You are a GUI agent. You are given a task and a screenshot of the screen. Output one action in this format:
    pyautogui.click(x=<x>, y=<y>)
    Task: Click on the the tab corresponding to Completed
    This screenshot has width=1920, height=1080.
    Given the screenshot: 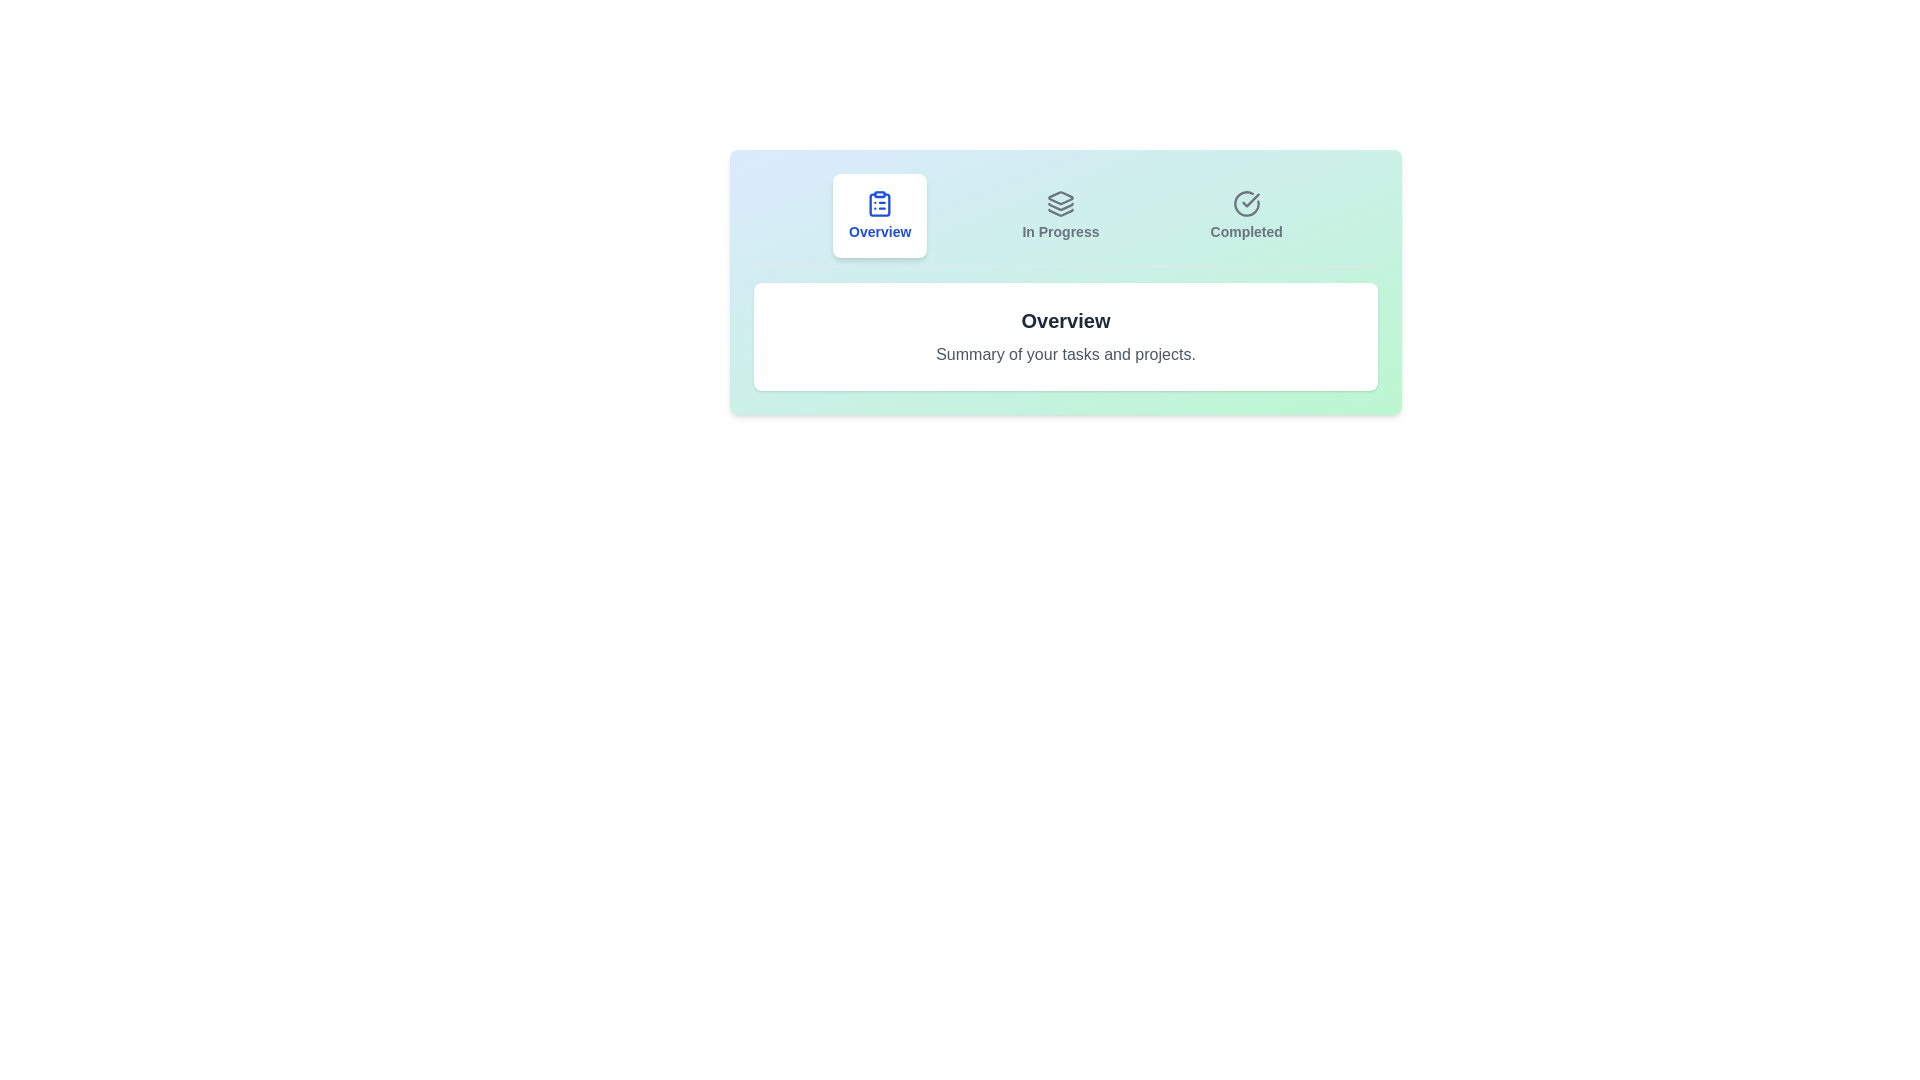 What is the action you would take?
    pyautogui.click(x=1245, y=216)
    